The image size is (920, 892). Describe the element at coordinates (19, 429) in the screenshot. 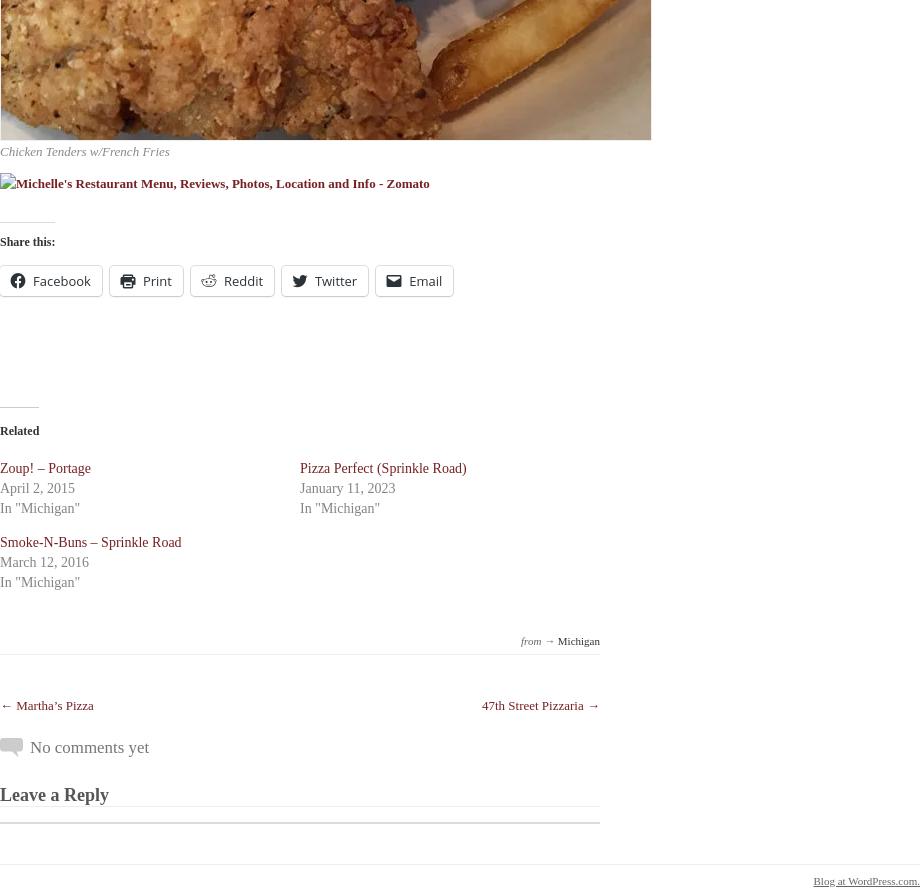

I see `'Related'` at that location.